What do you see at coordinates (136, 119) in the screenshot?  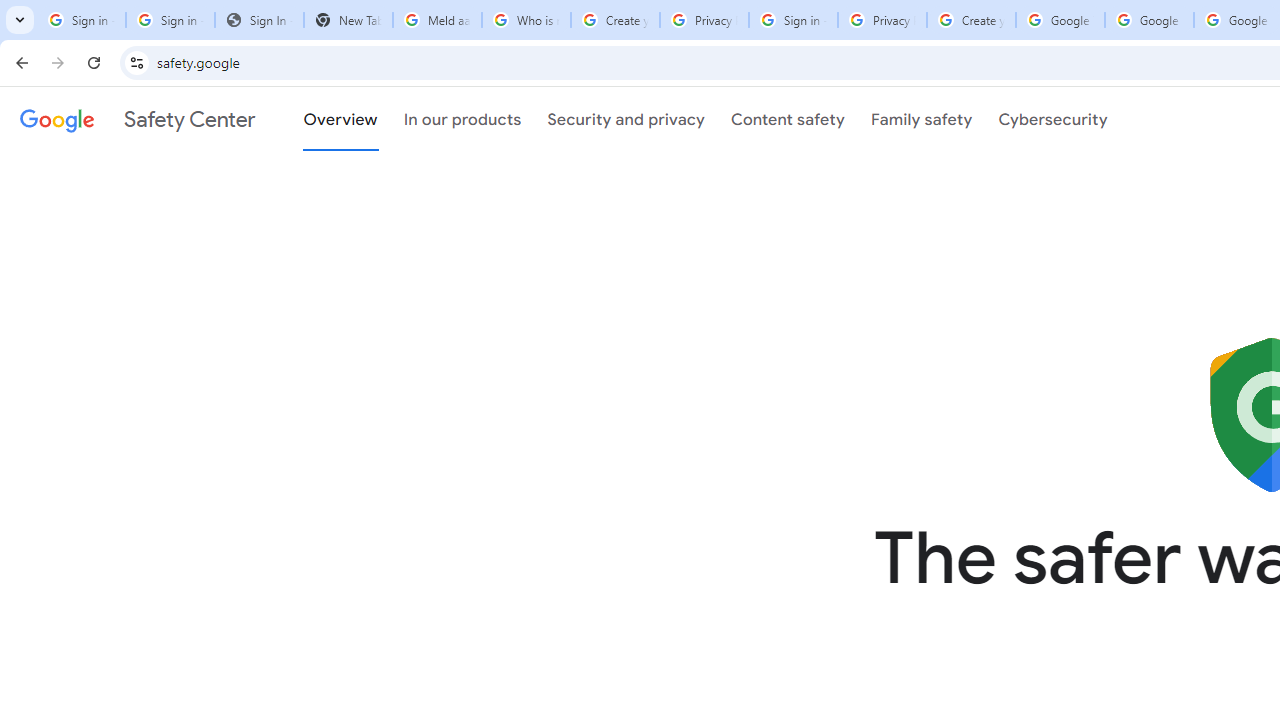 I see `'Safety Center'` at bounding box center [136, 119].